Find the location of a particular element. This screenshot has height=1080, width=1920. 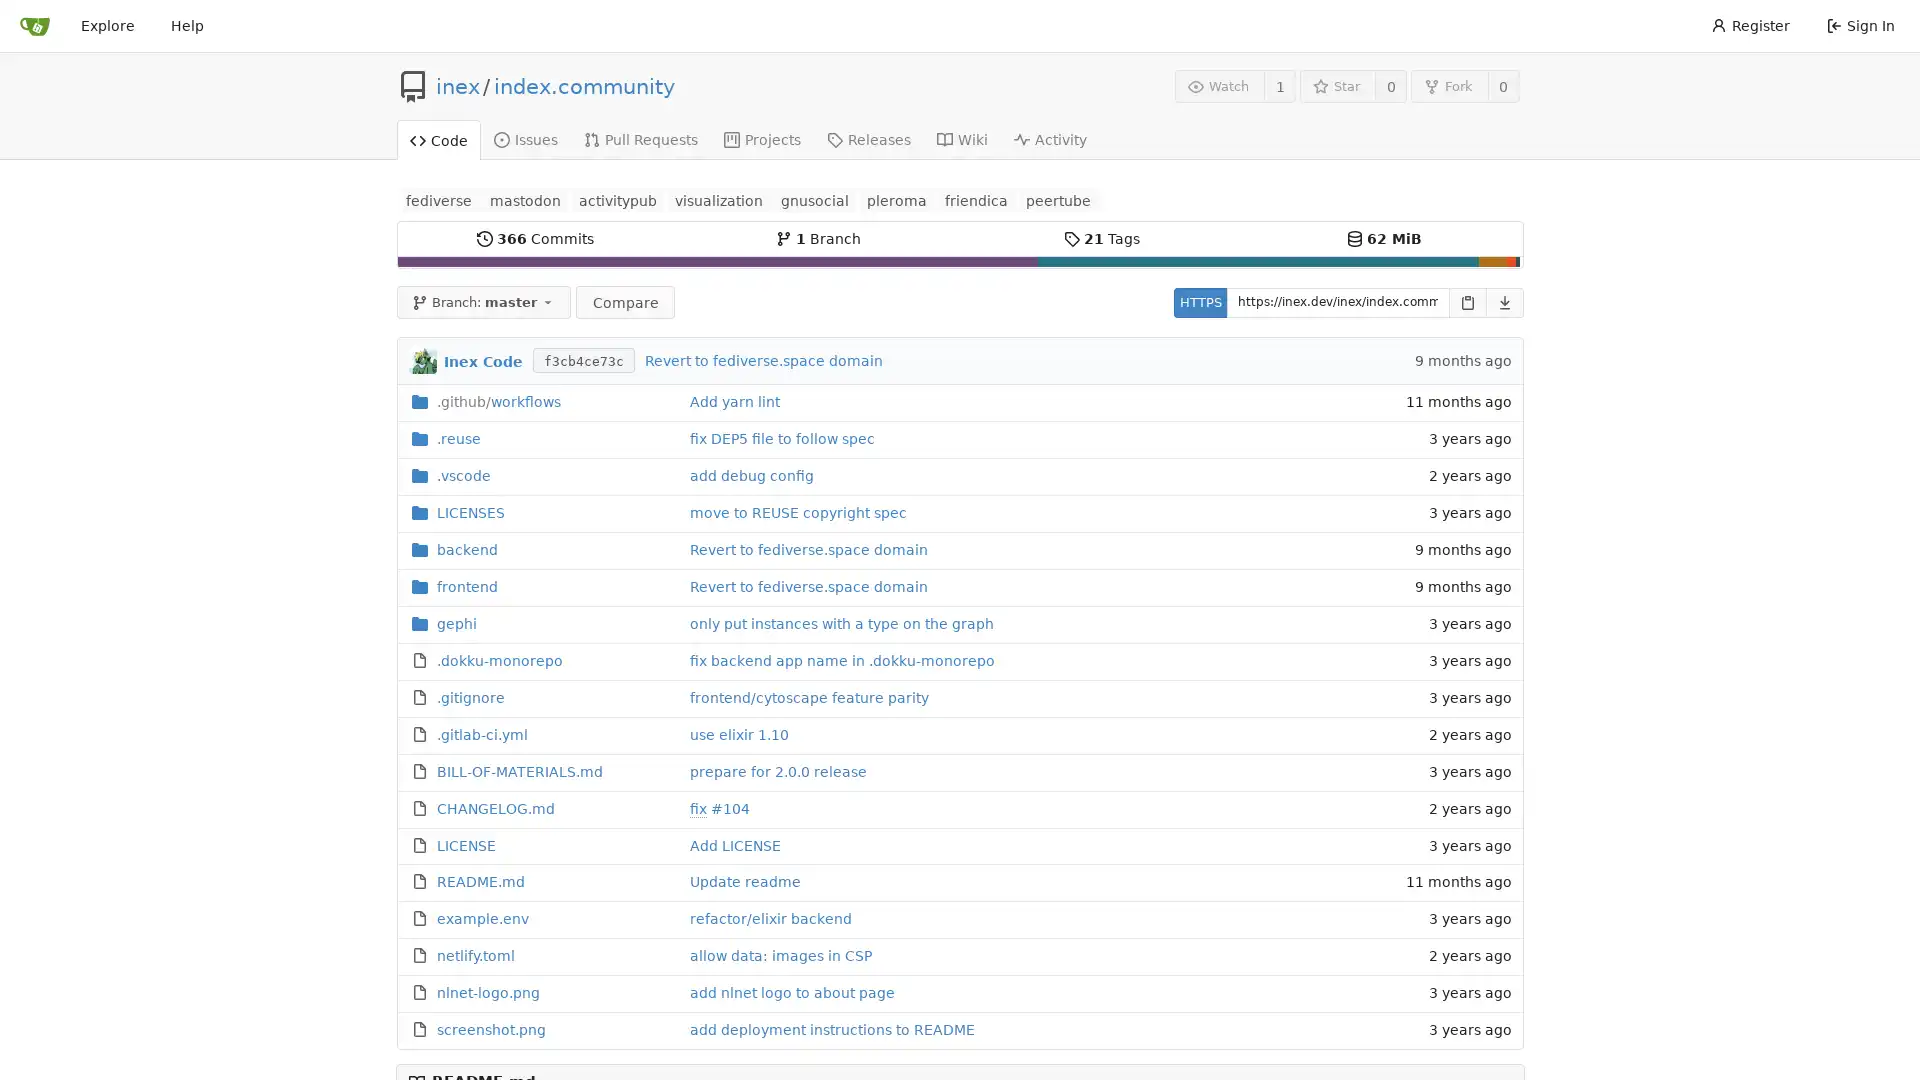

HTTPS is located at coordinates (1199, 301).